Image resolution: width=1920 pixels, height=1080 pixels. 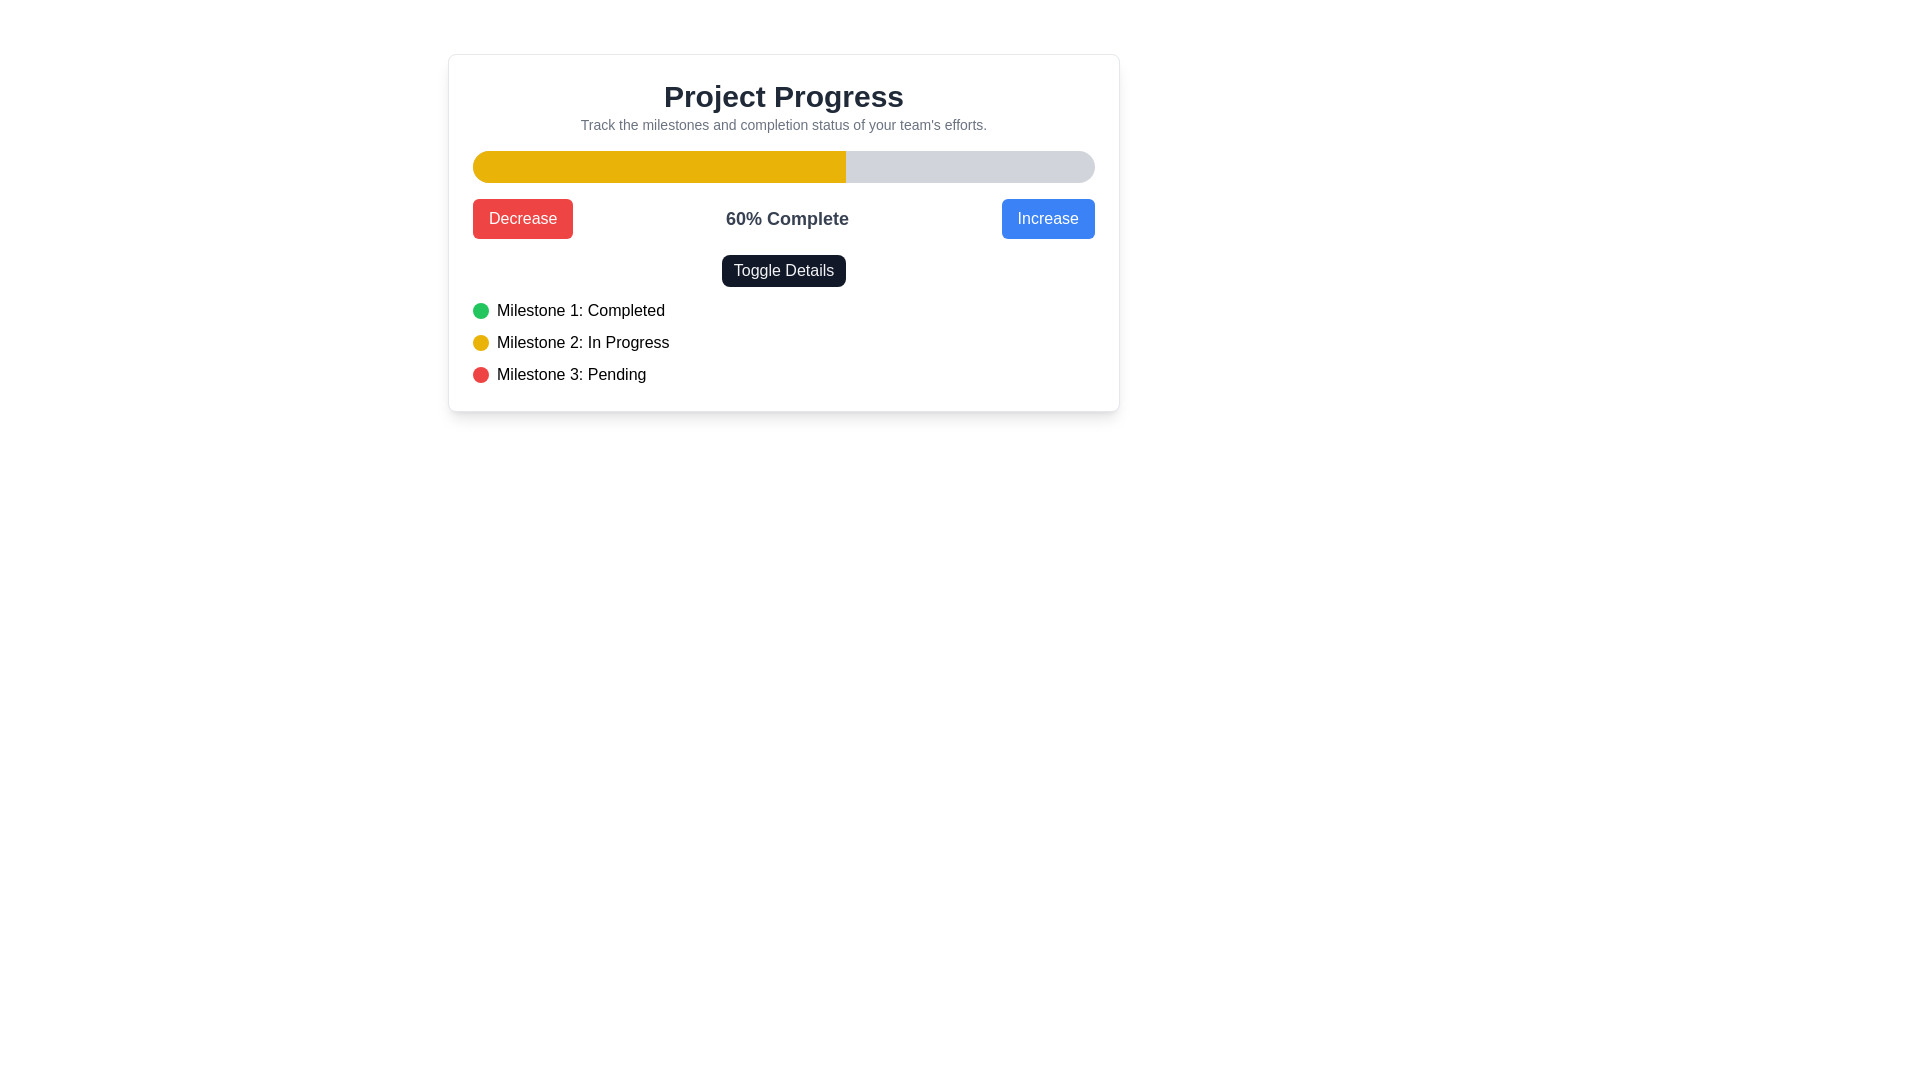 I want to click on the rectangular blue button labeled 'Increase', so click(x=1047, y=219).